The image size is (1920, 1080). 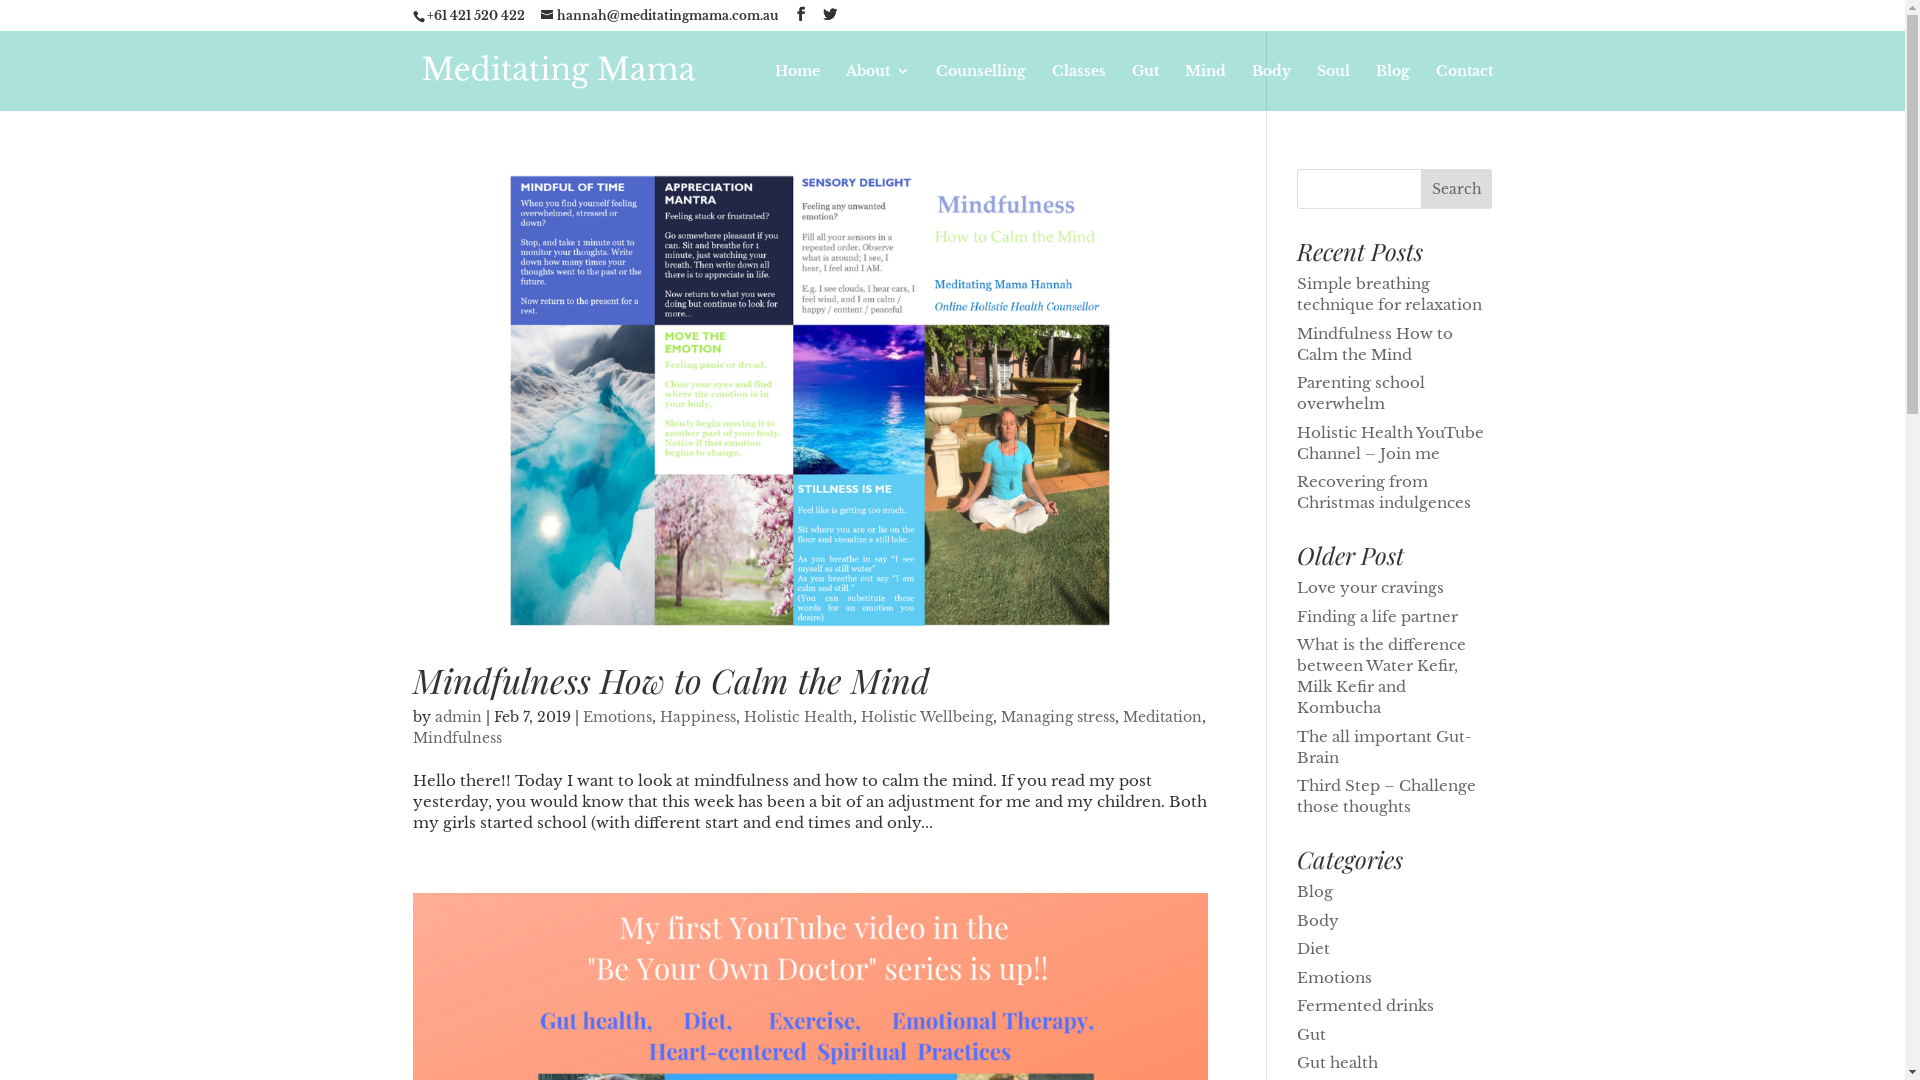 I want to click on 'Blog', so click(x=1315, y=890).